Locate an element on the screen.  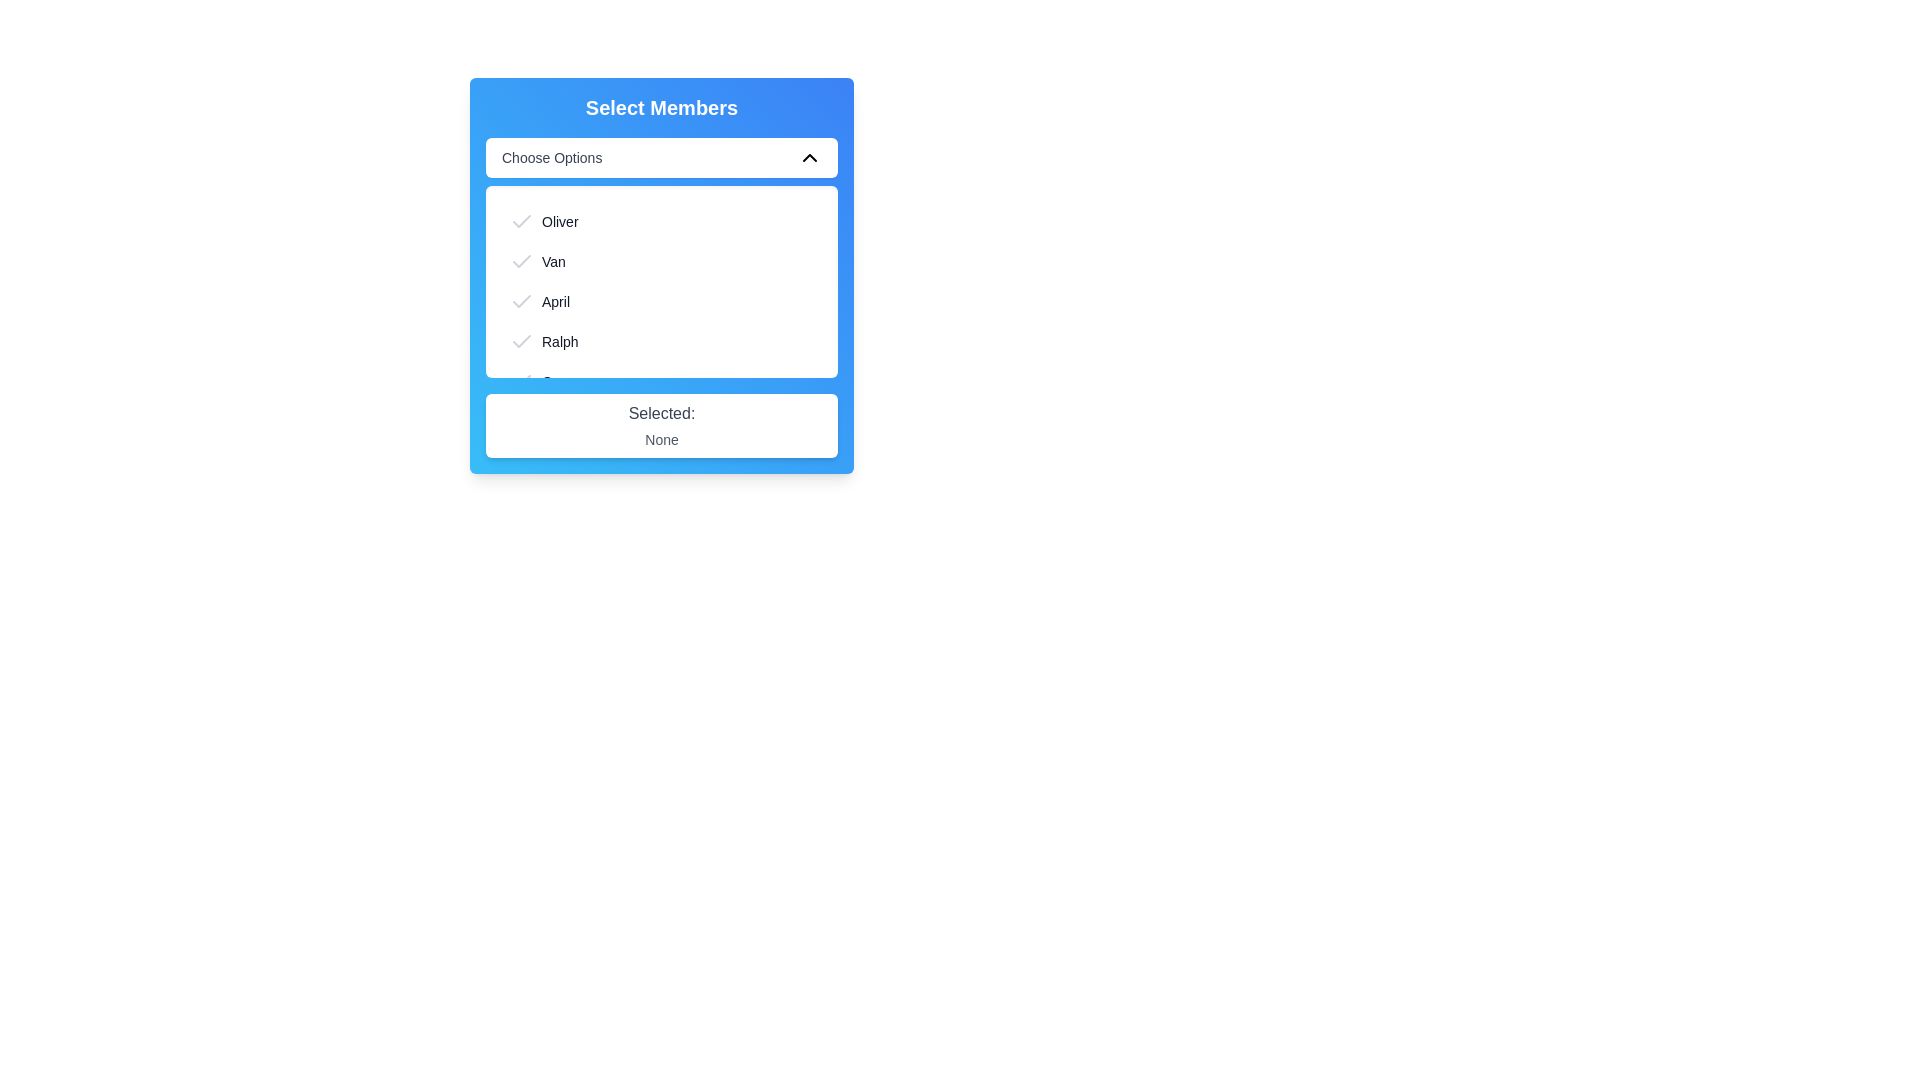
the small light gray checkmark icon located to the left of the name 'Omar' in the dropdown list of selectable members is located at coordinates (522, 381).